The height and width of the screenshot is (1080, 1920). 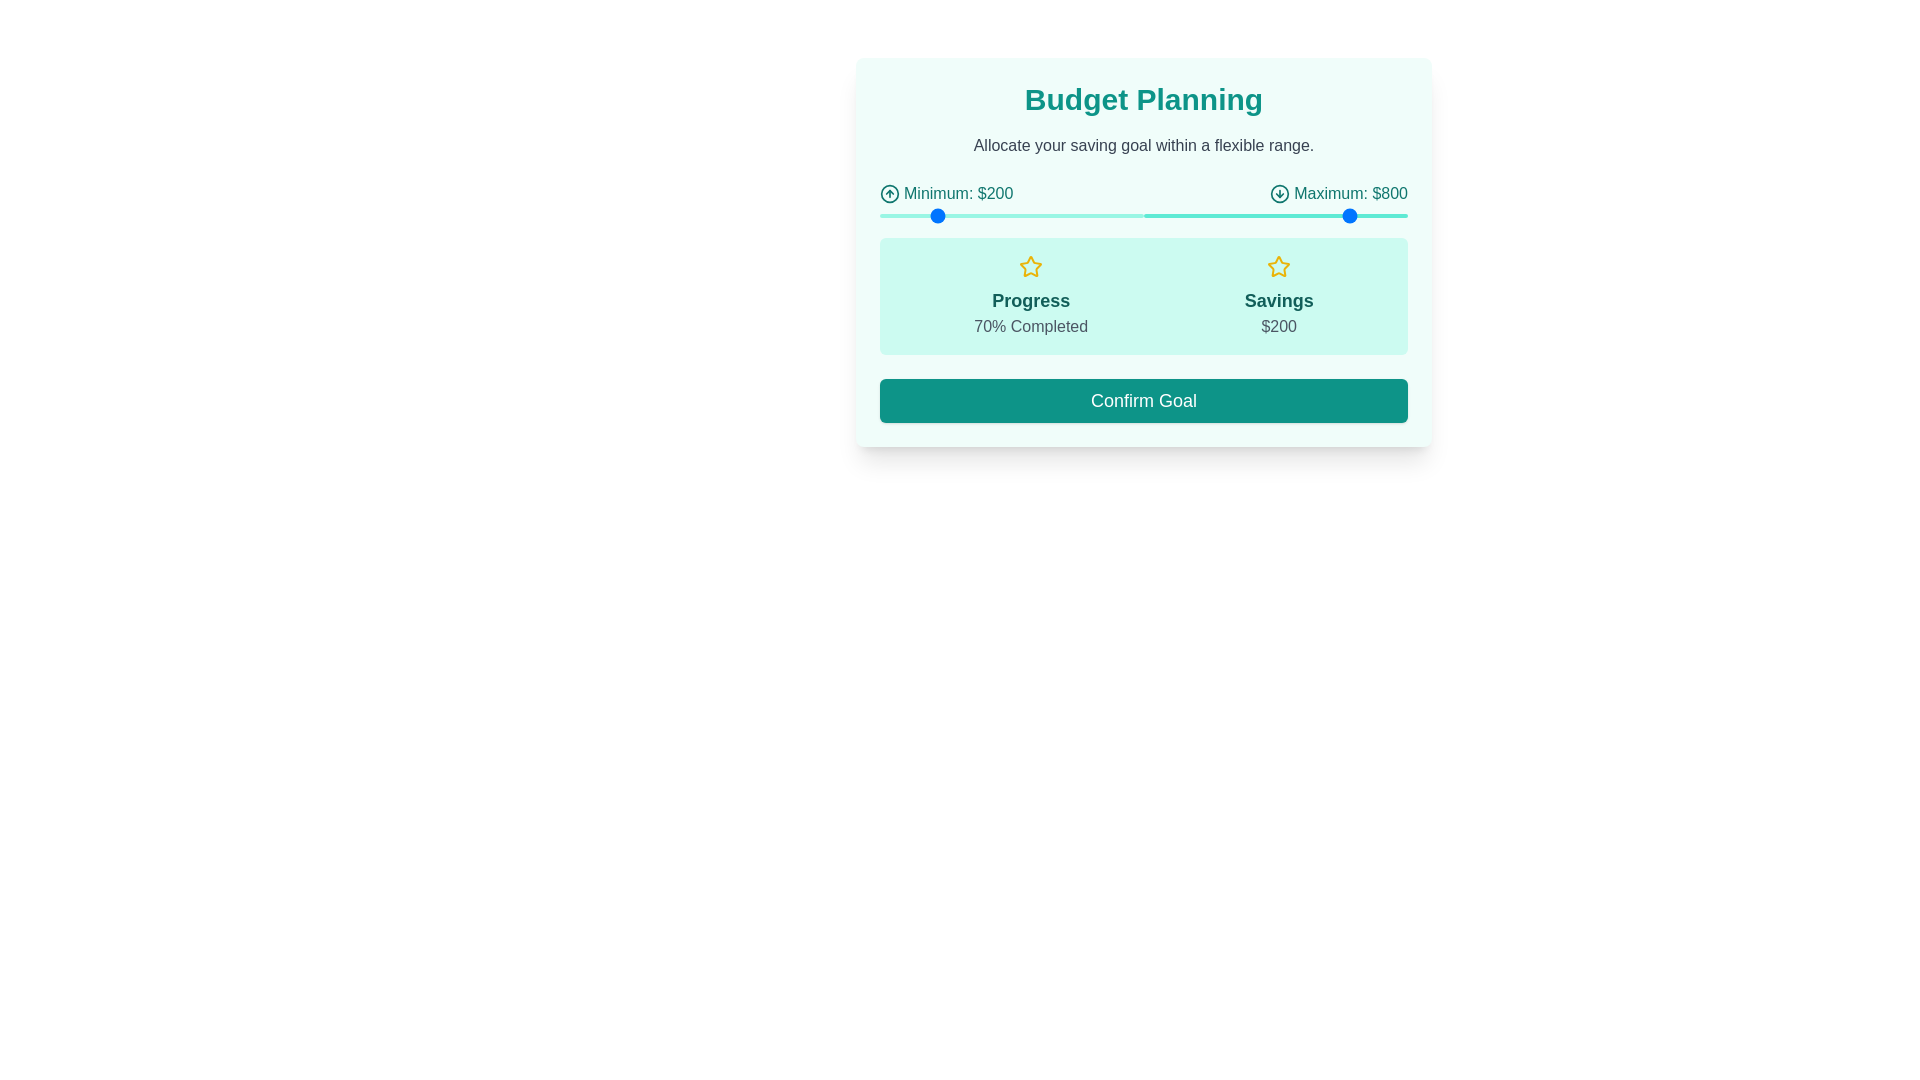 I want to click on the 'Maximum: $800' label with a green downward arrow, which is the second label in the group indicating the bounds of a range, so click(x=1339, y=193).